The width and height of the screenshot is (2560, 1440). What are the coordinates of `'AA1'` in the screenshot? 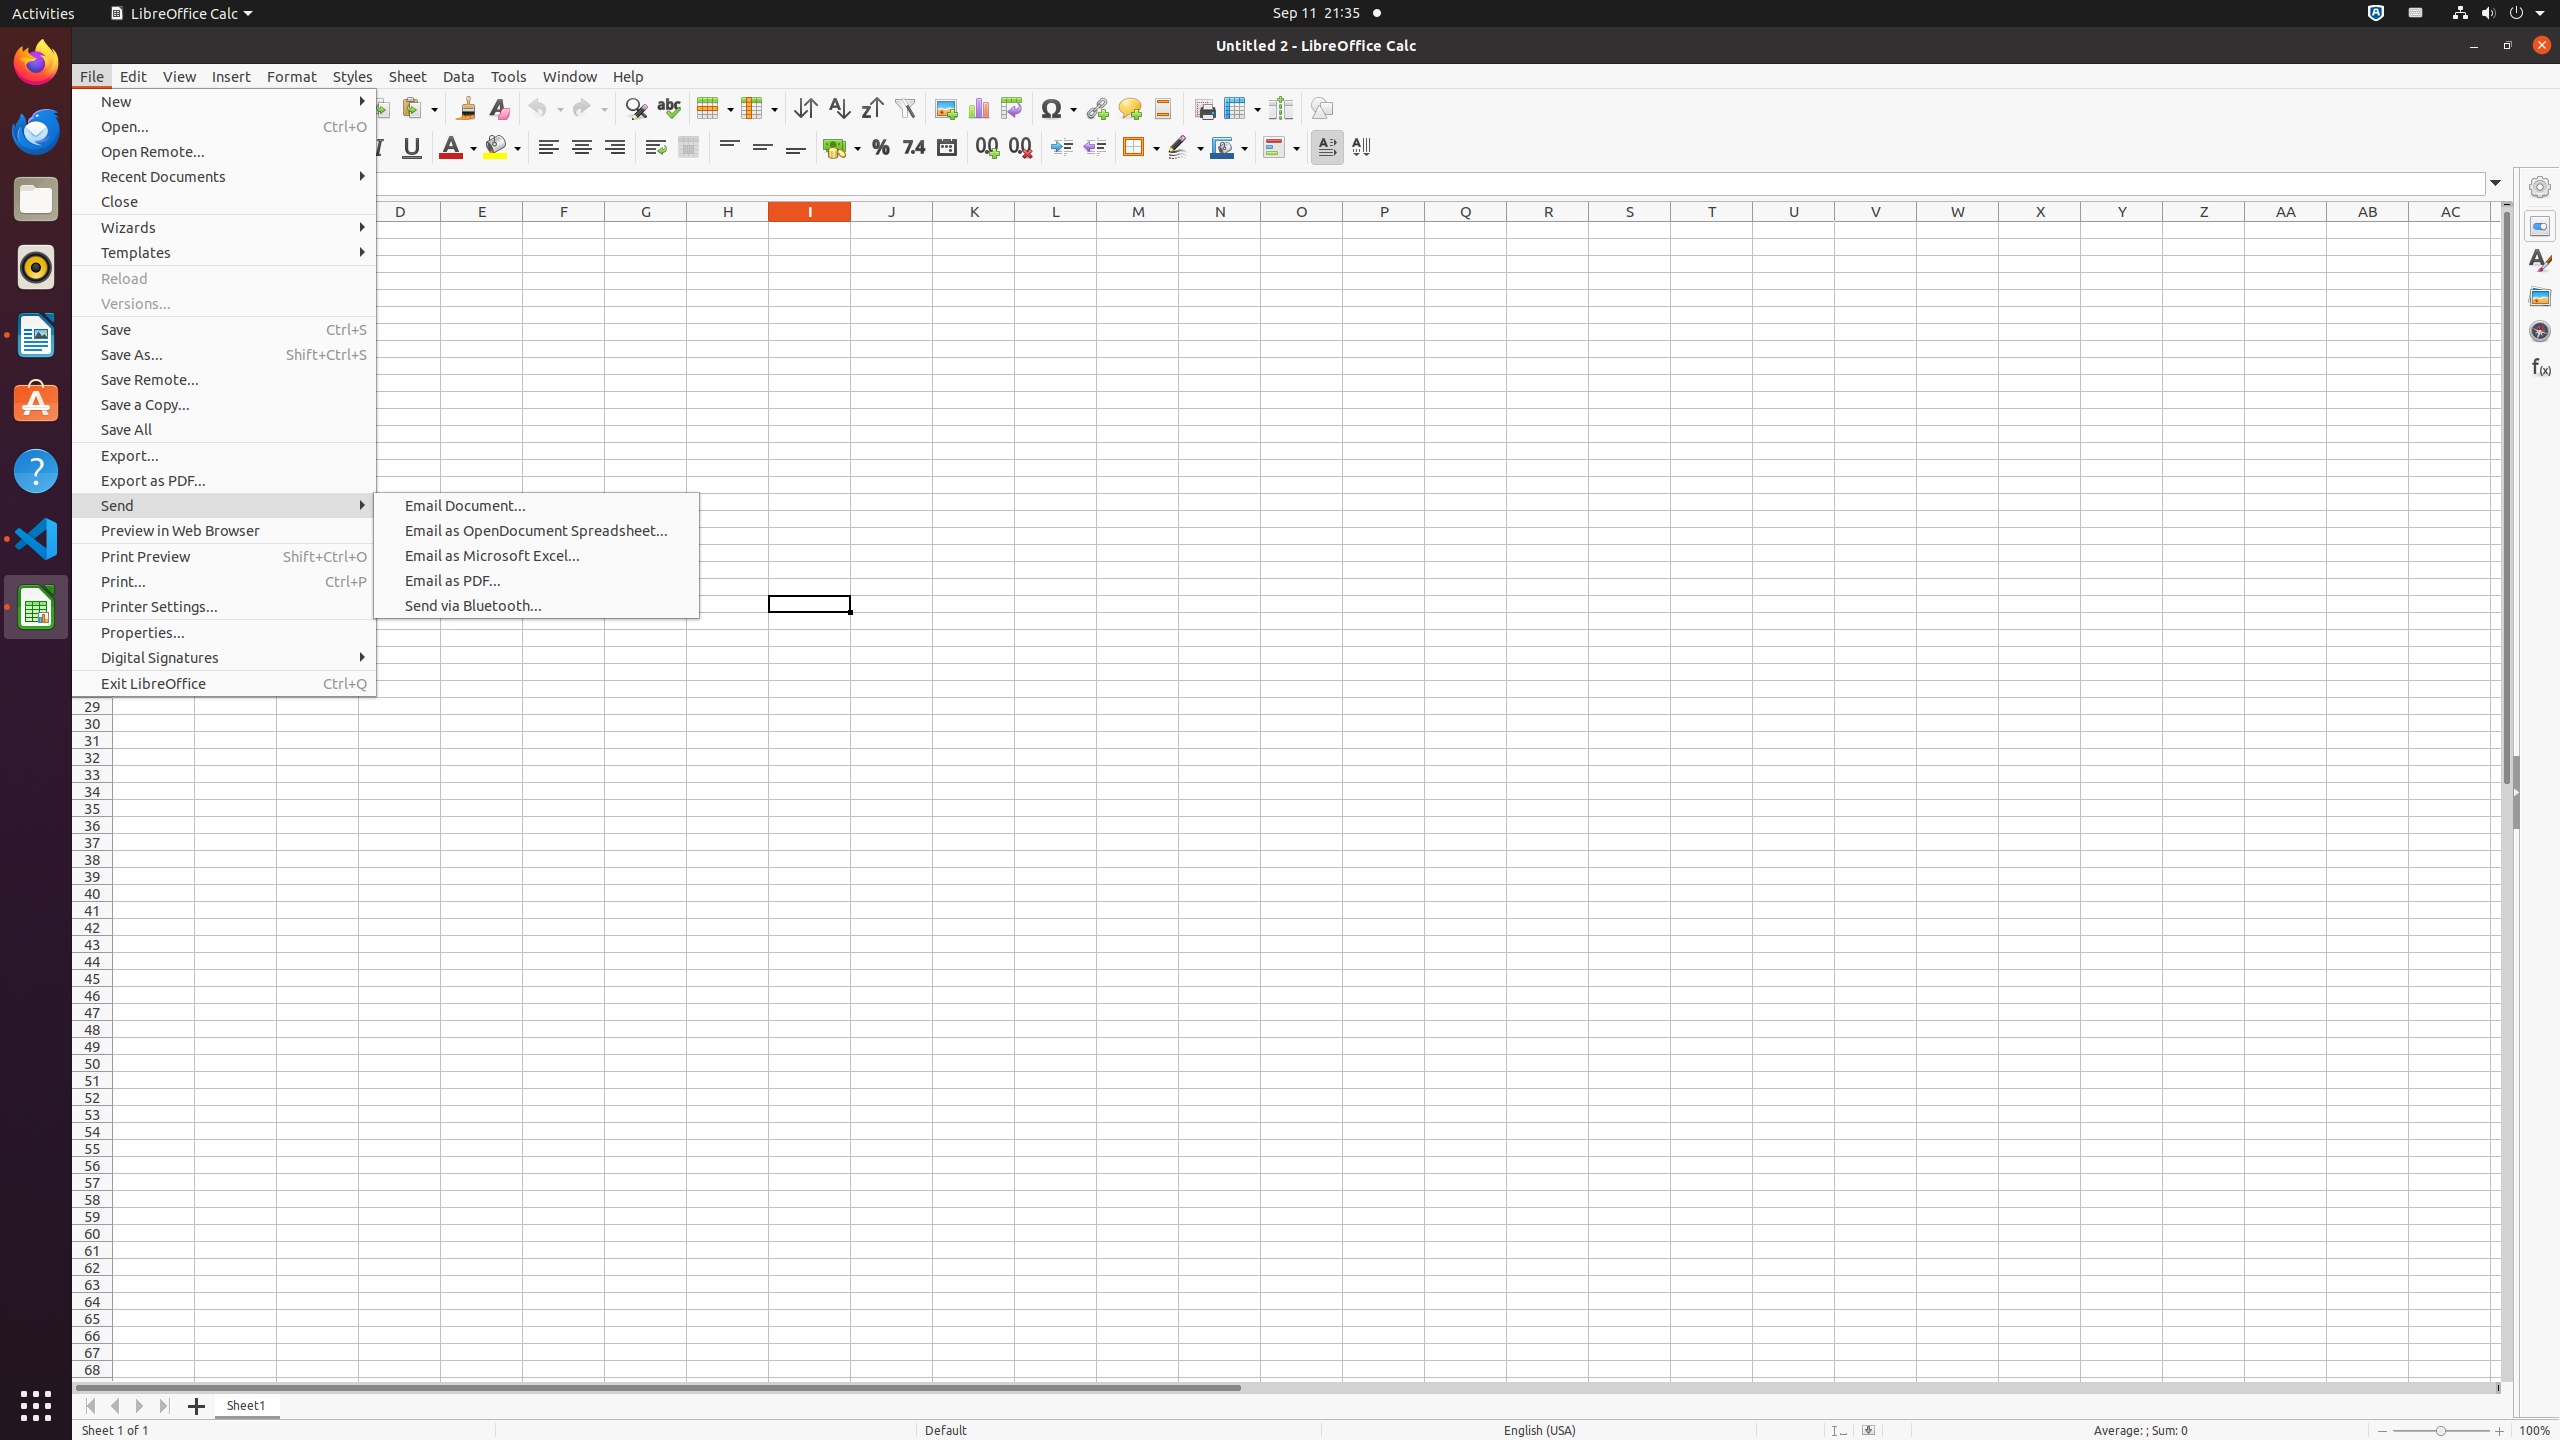 It's located at (2286, 229).